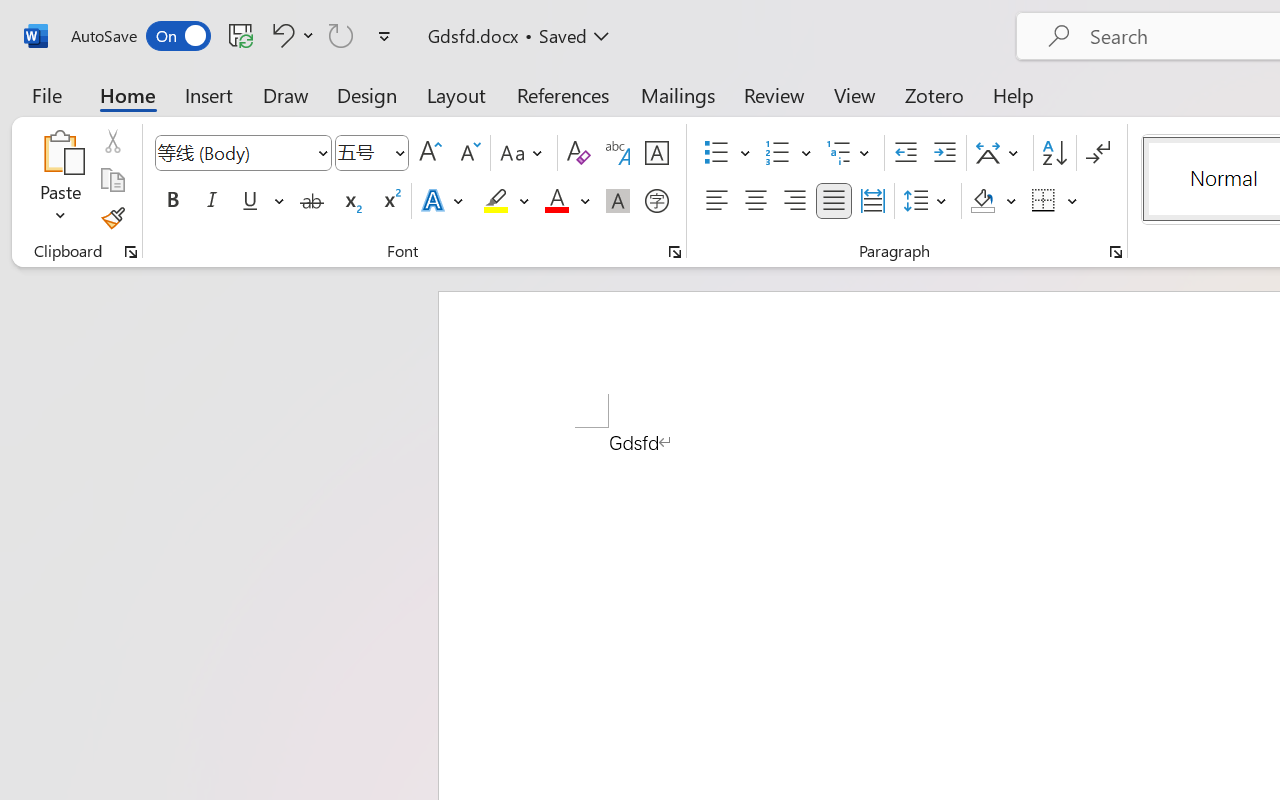 The image size is (1280, 800). Describe the element at coordinates (656, 153) in the screenshot. I see `'Character Border'` at that location.